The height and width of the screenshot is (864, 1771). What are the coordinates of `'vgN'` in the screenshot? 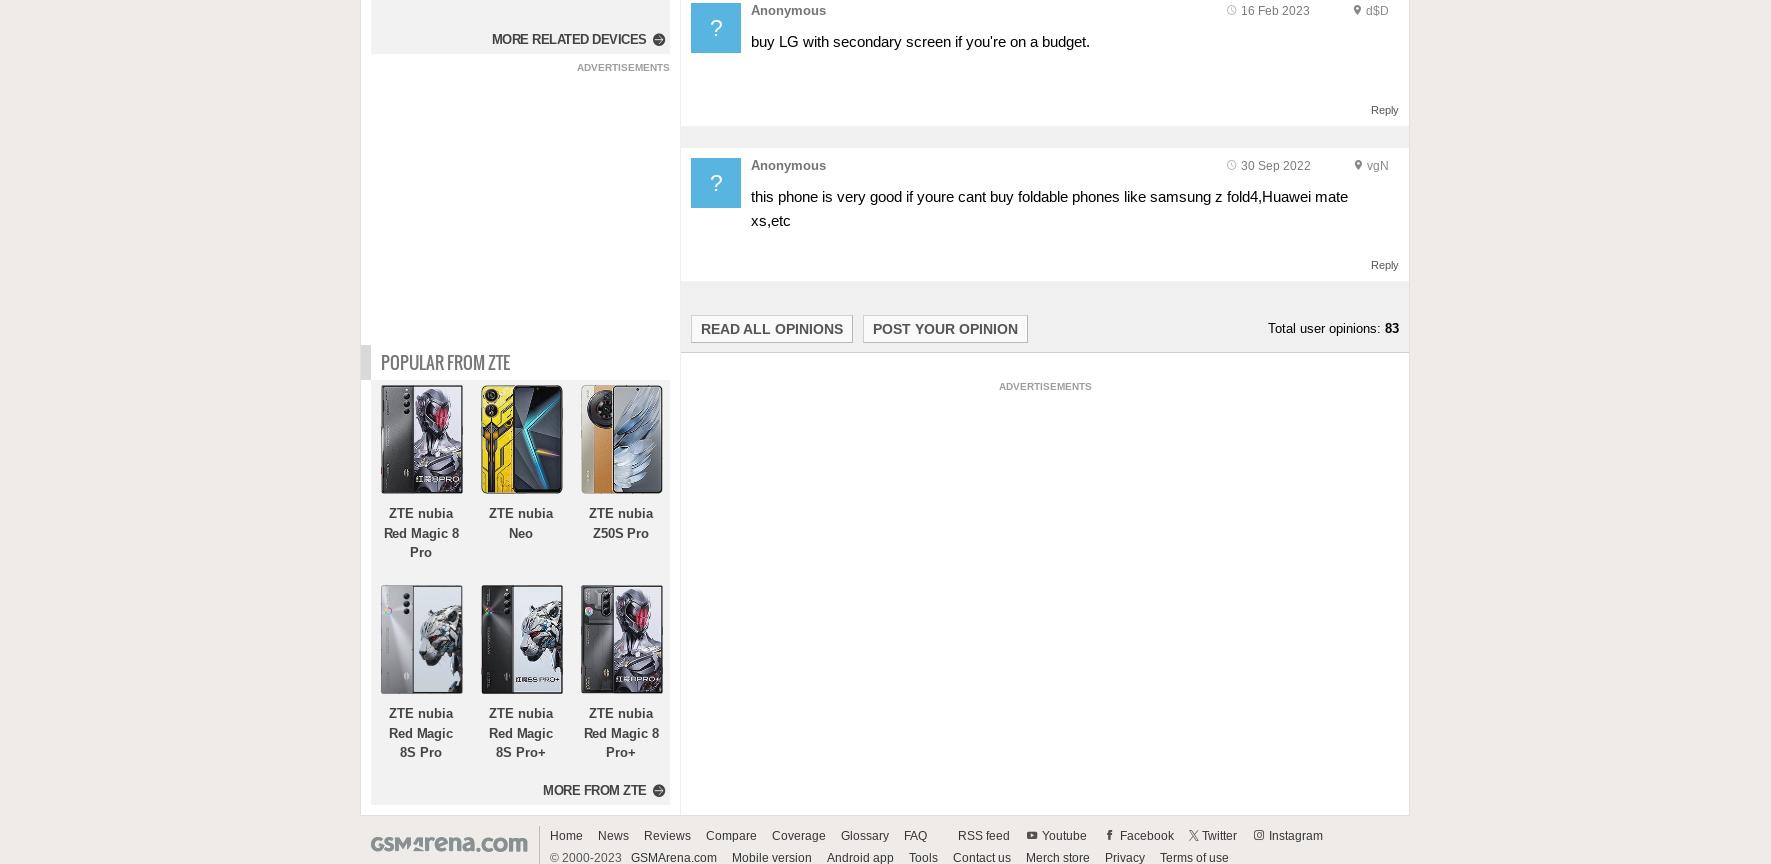 It's located at (1377, 164).